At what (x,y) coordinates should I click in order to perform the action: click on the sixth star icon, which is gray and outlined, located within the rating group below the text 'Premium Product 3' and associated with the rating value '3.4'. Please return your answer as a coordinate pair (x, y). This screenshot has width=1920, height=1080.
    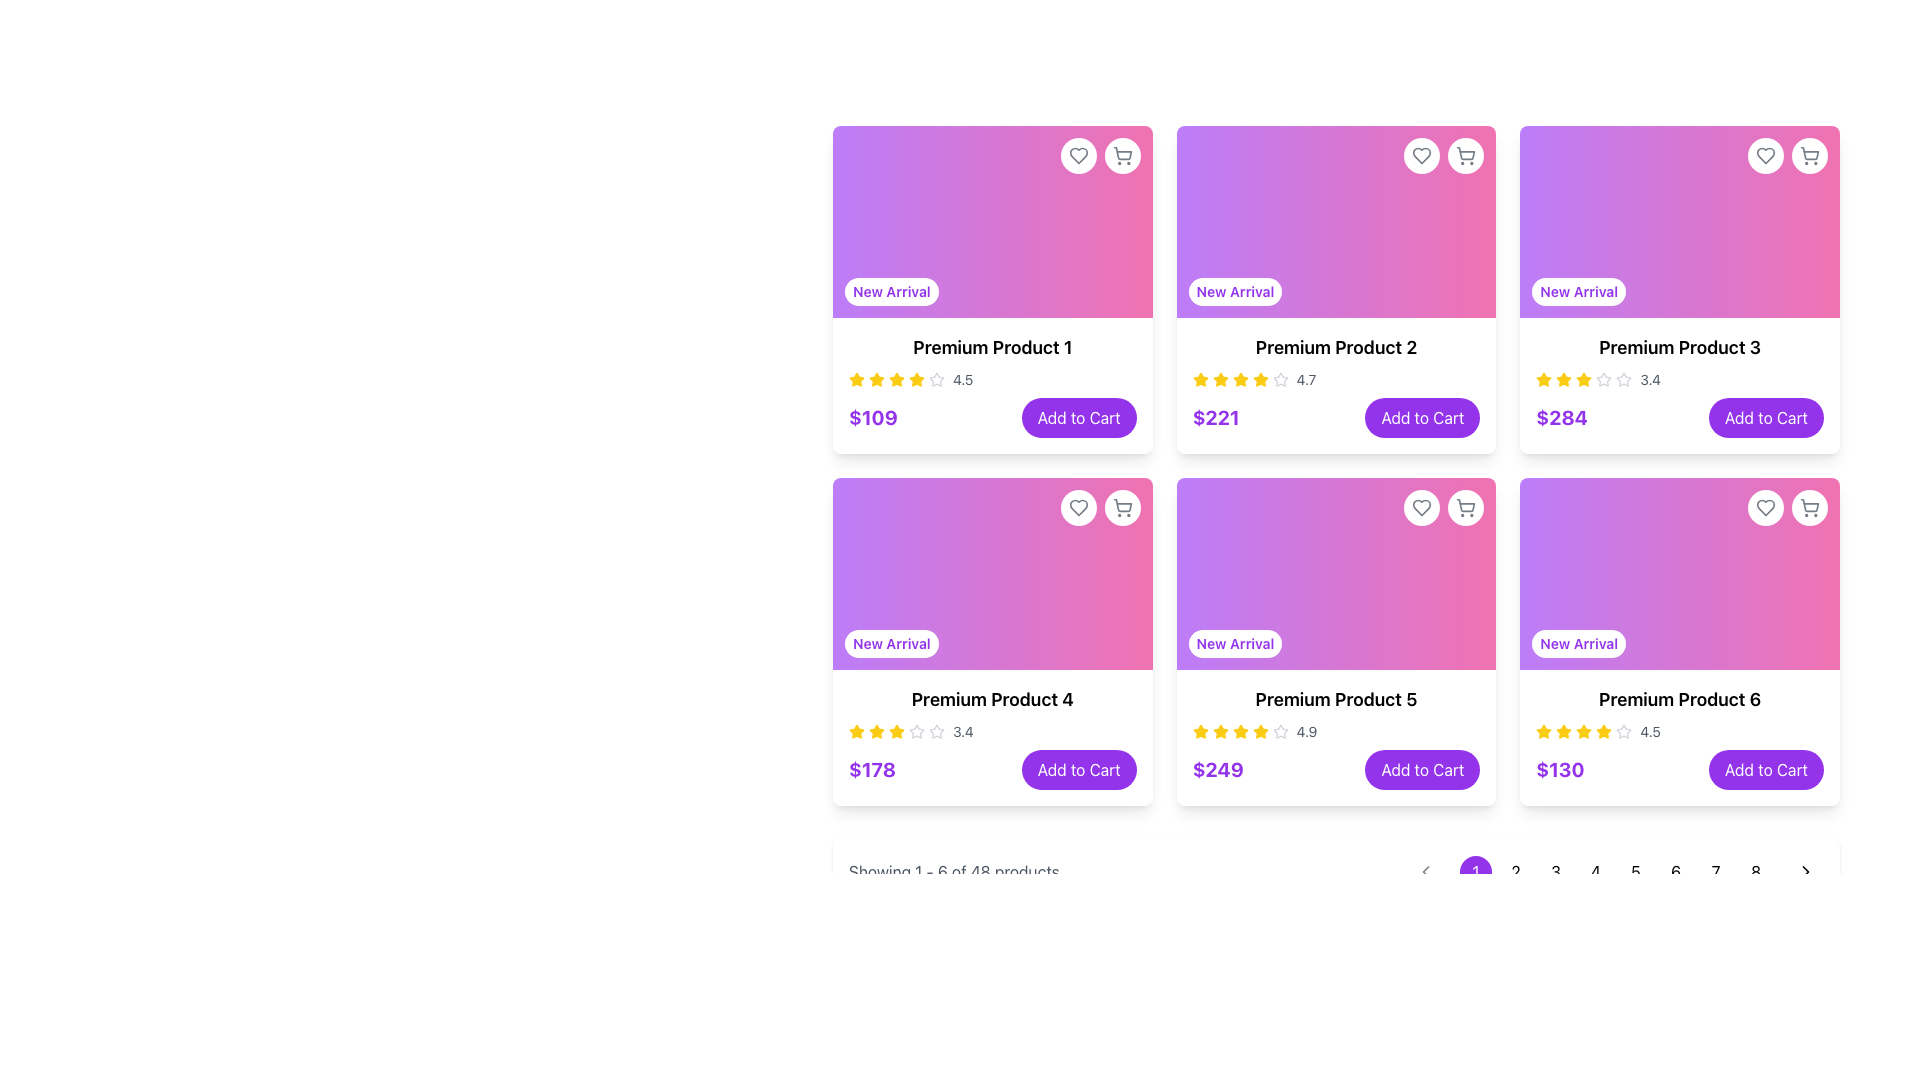
    Looking at the image, I should click on (1624, 380).